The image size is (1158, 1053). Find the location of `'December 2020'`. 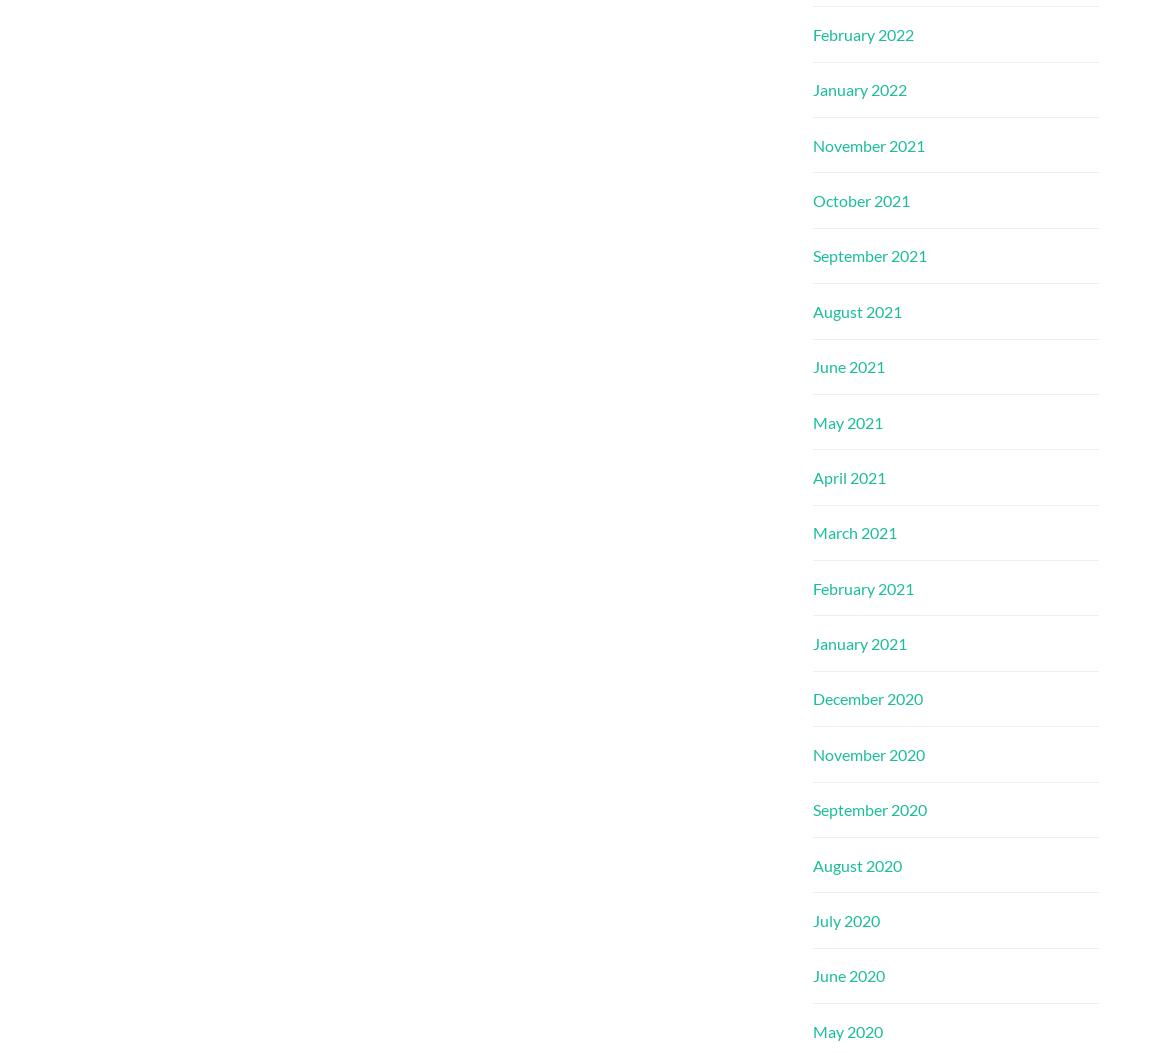

'December 2020' is located at coordinates (867, 698).